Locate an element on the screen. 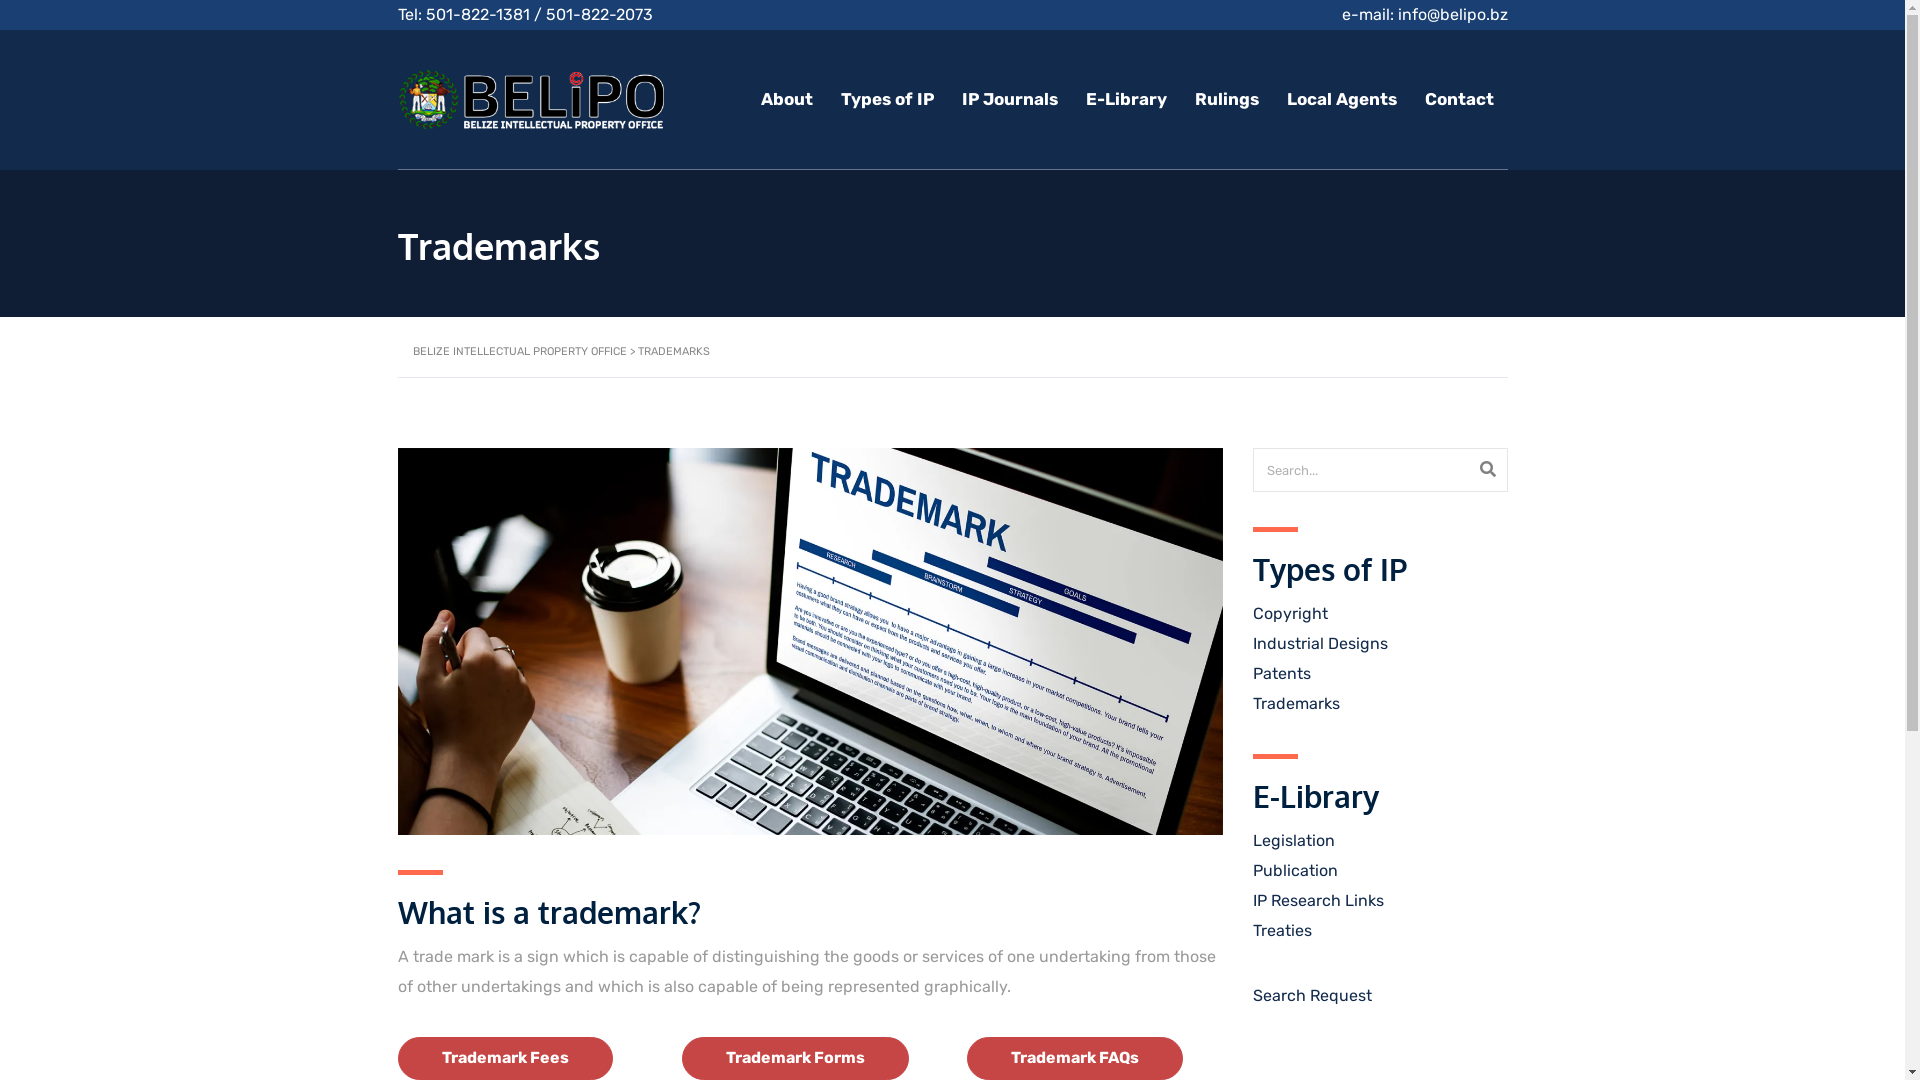 Image resolution: width=1920 pixels, height=1080 pixels. 'Patents' is located at coordinates (1281, 673).